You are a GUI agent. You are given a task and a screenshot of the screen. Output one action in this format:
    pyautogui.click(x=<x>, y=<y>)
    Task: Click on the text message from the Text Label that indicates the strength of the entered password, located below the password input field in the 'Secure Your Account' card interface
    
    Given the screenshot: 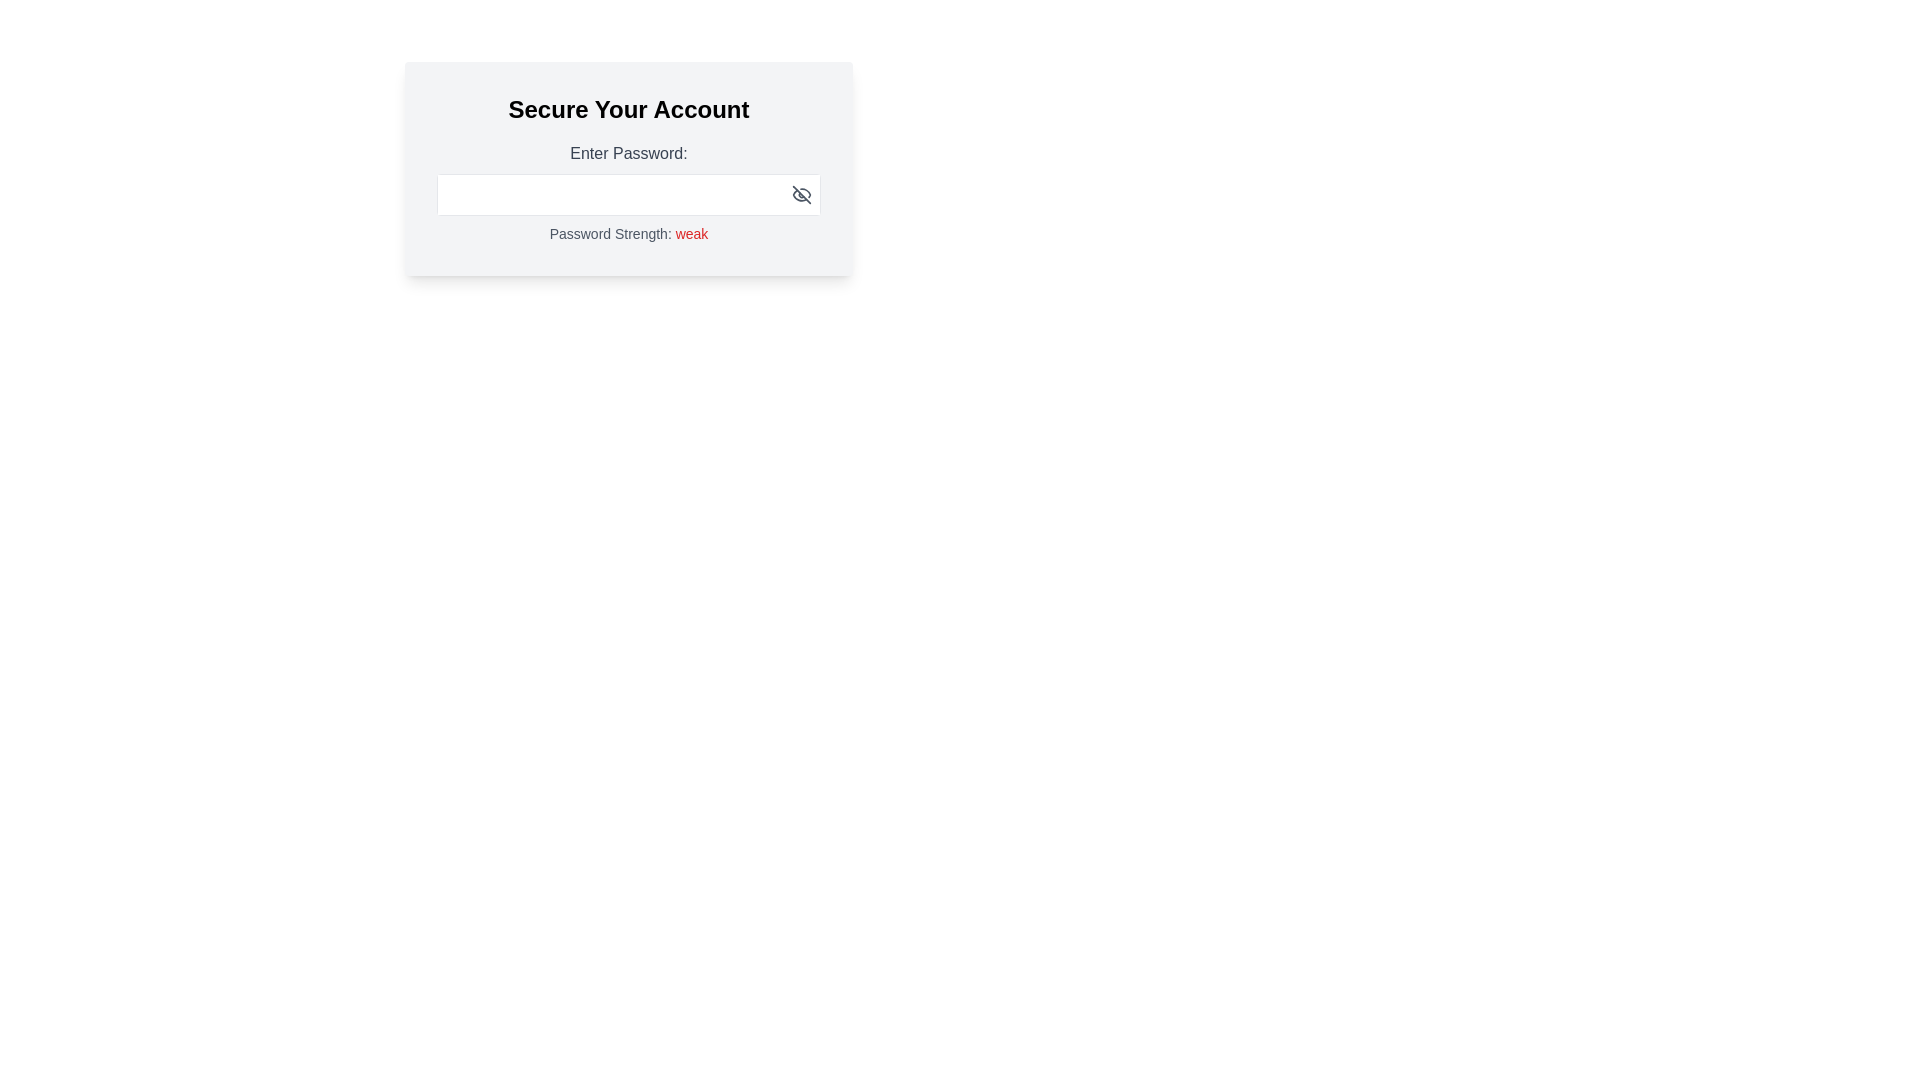 What is the action you would take?
    pyautogui.click(x=627, y=233)
    